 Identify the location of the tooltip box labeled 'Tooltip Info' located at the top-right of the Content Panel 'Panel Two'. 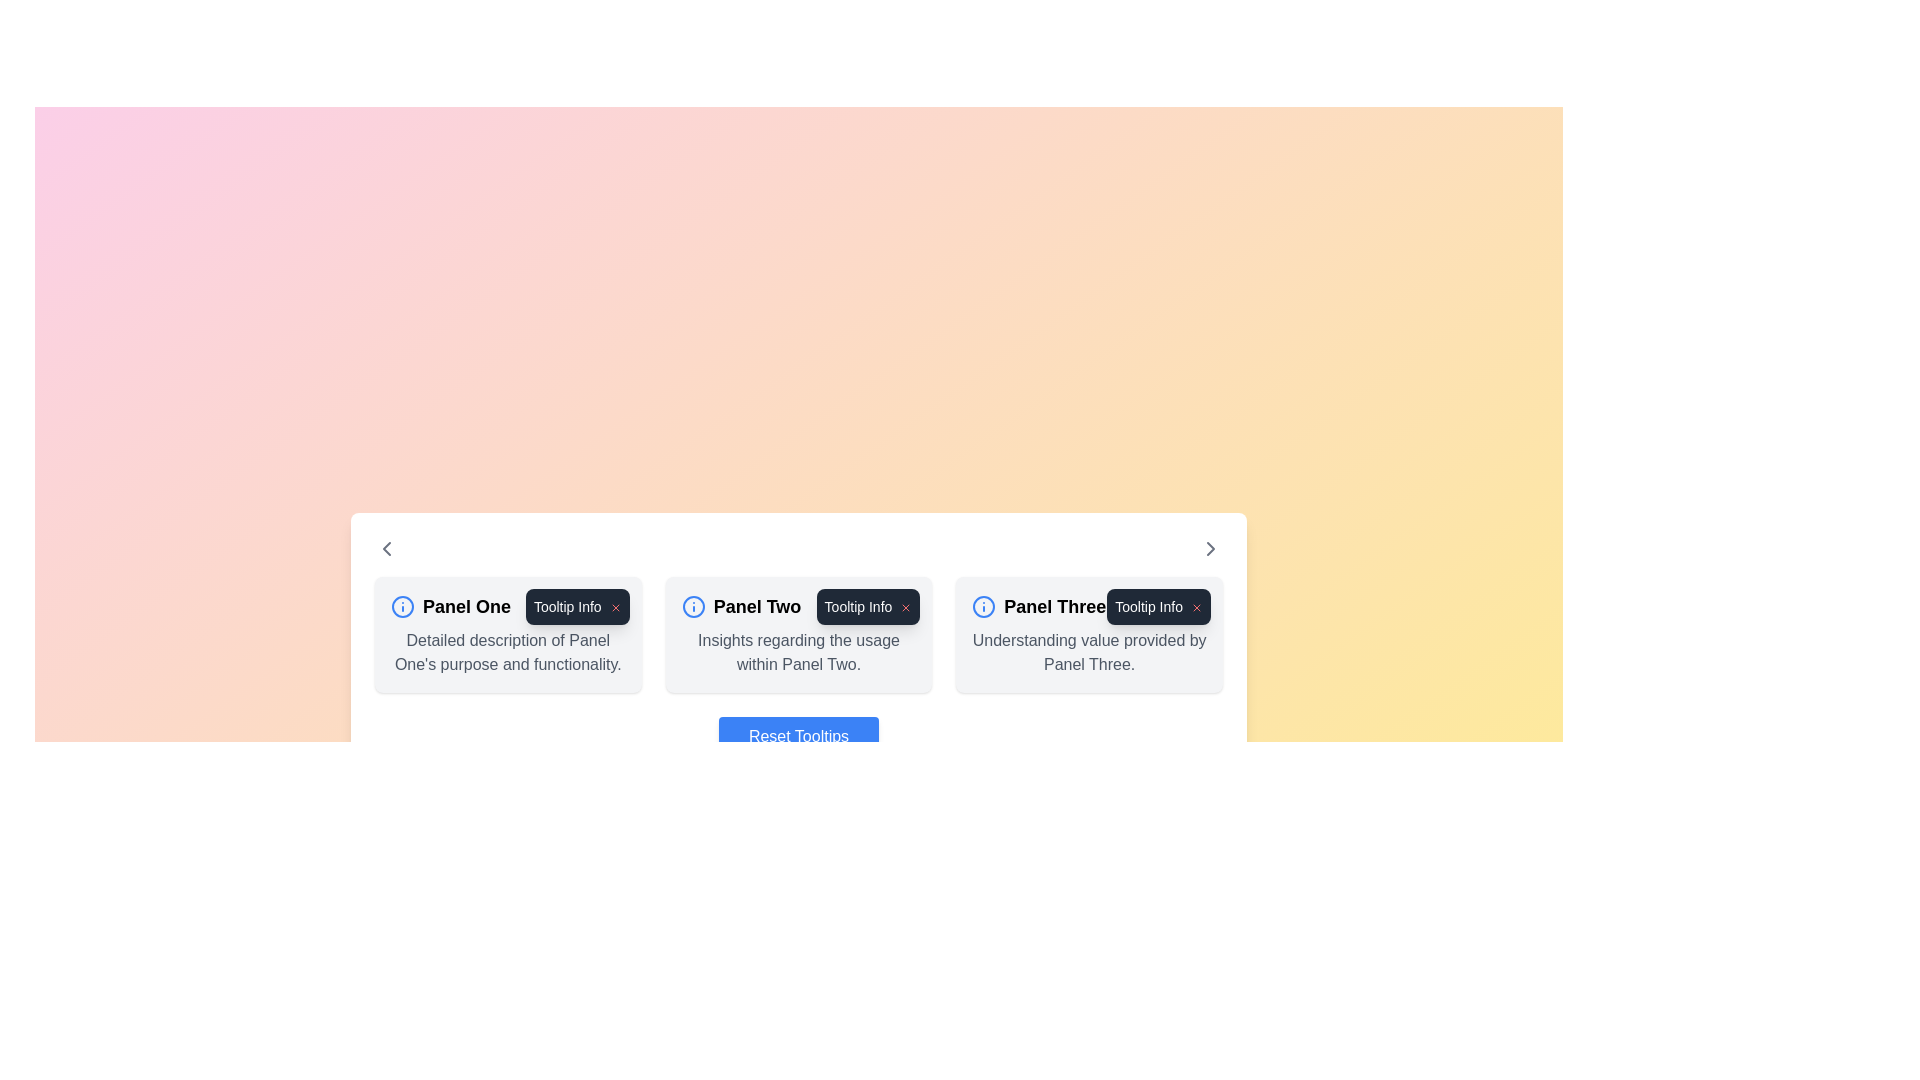
(797, 635).